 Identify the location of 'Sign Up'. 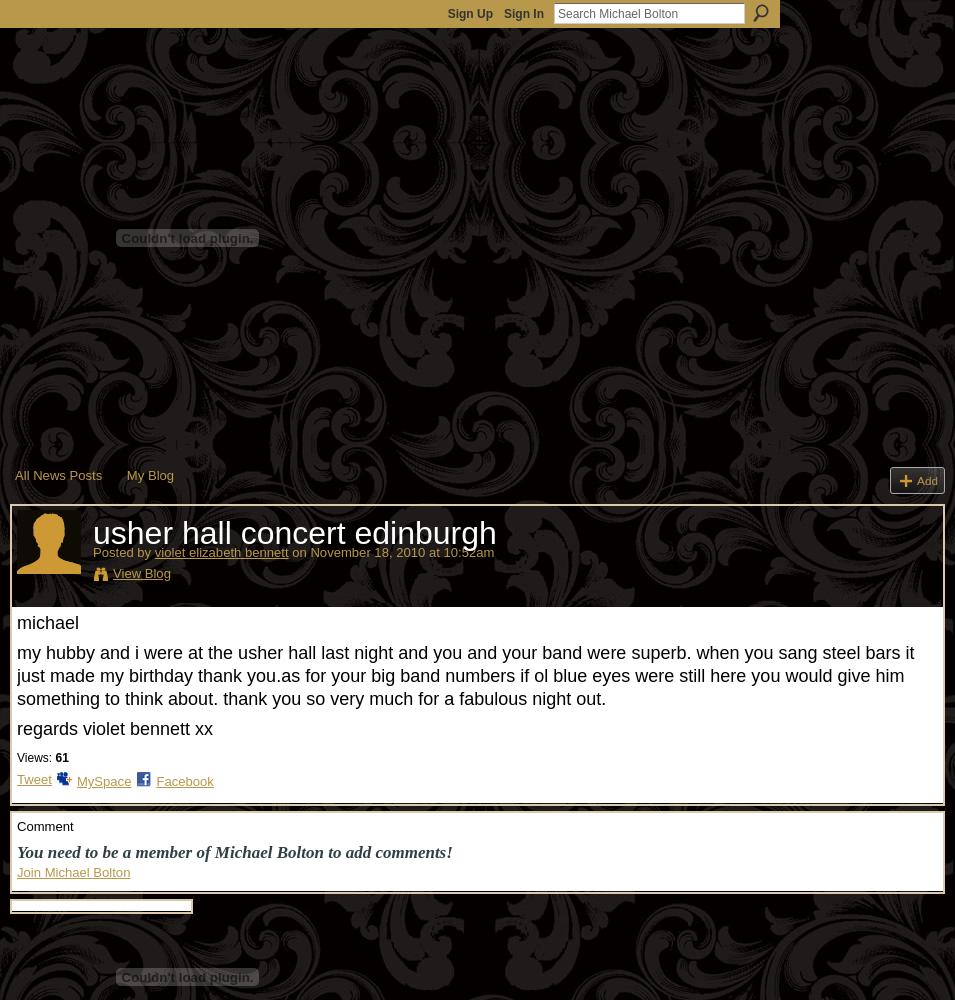
(446, 14).